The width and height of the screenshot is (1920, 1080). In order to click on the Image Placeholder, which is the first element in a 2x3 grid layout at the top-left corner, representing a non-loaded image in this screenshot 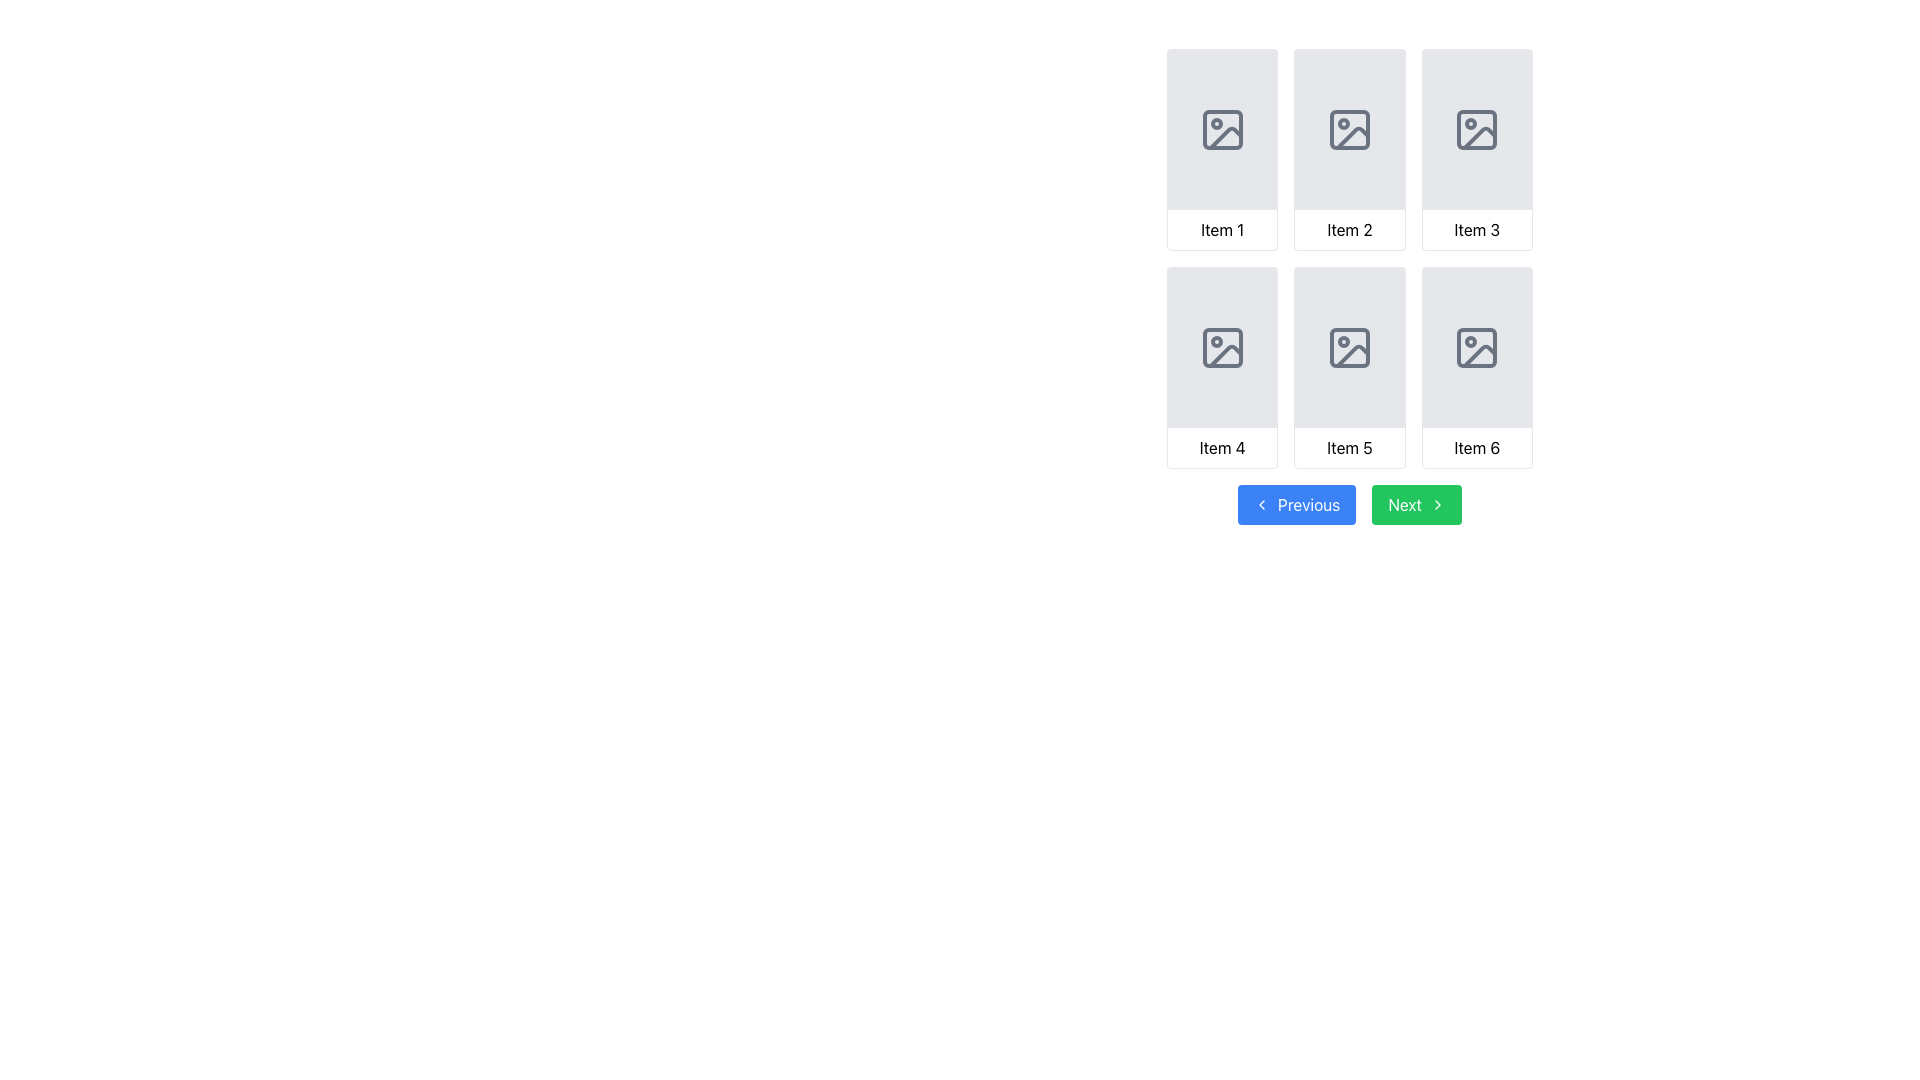, I will do `click(1221, 130)`.